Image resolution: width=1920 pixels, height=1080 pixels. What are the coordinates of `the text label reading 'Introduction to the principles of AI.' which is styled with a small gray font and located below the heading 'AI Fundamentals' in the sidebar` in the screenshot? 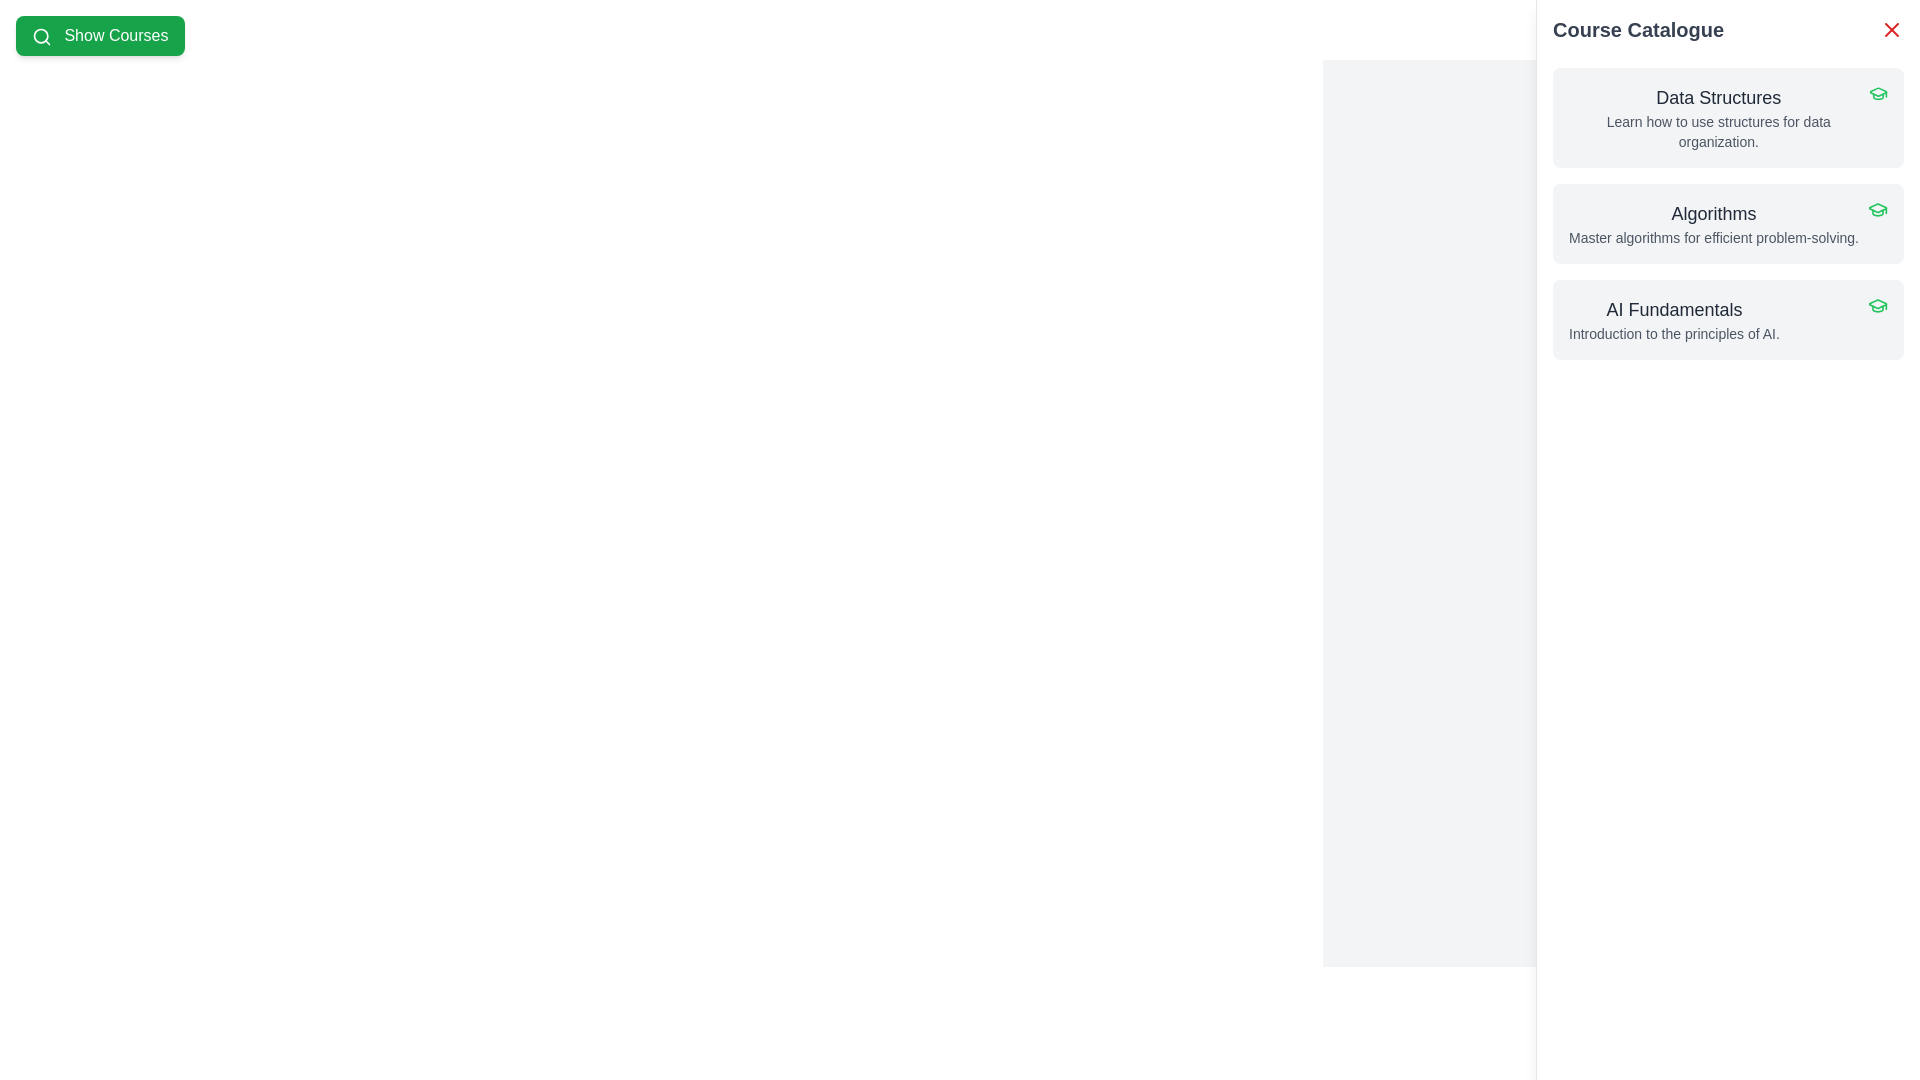 It's located at (1674, 333).